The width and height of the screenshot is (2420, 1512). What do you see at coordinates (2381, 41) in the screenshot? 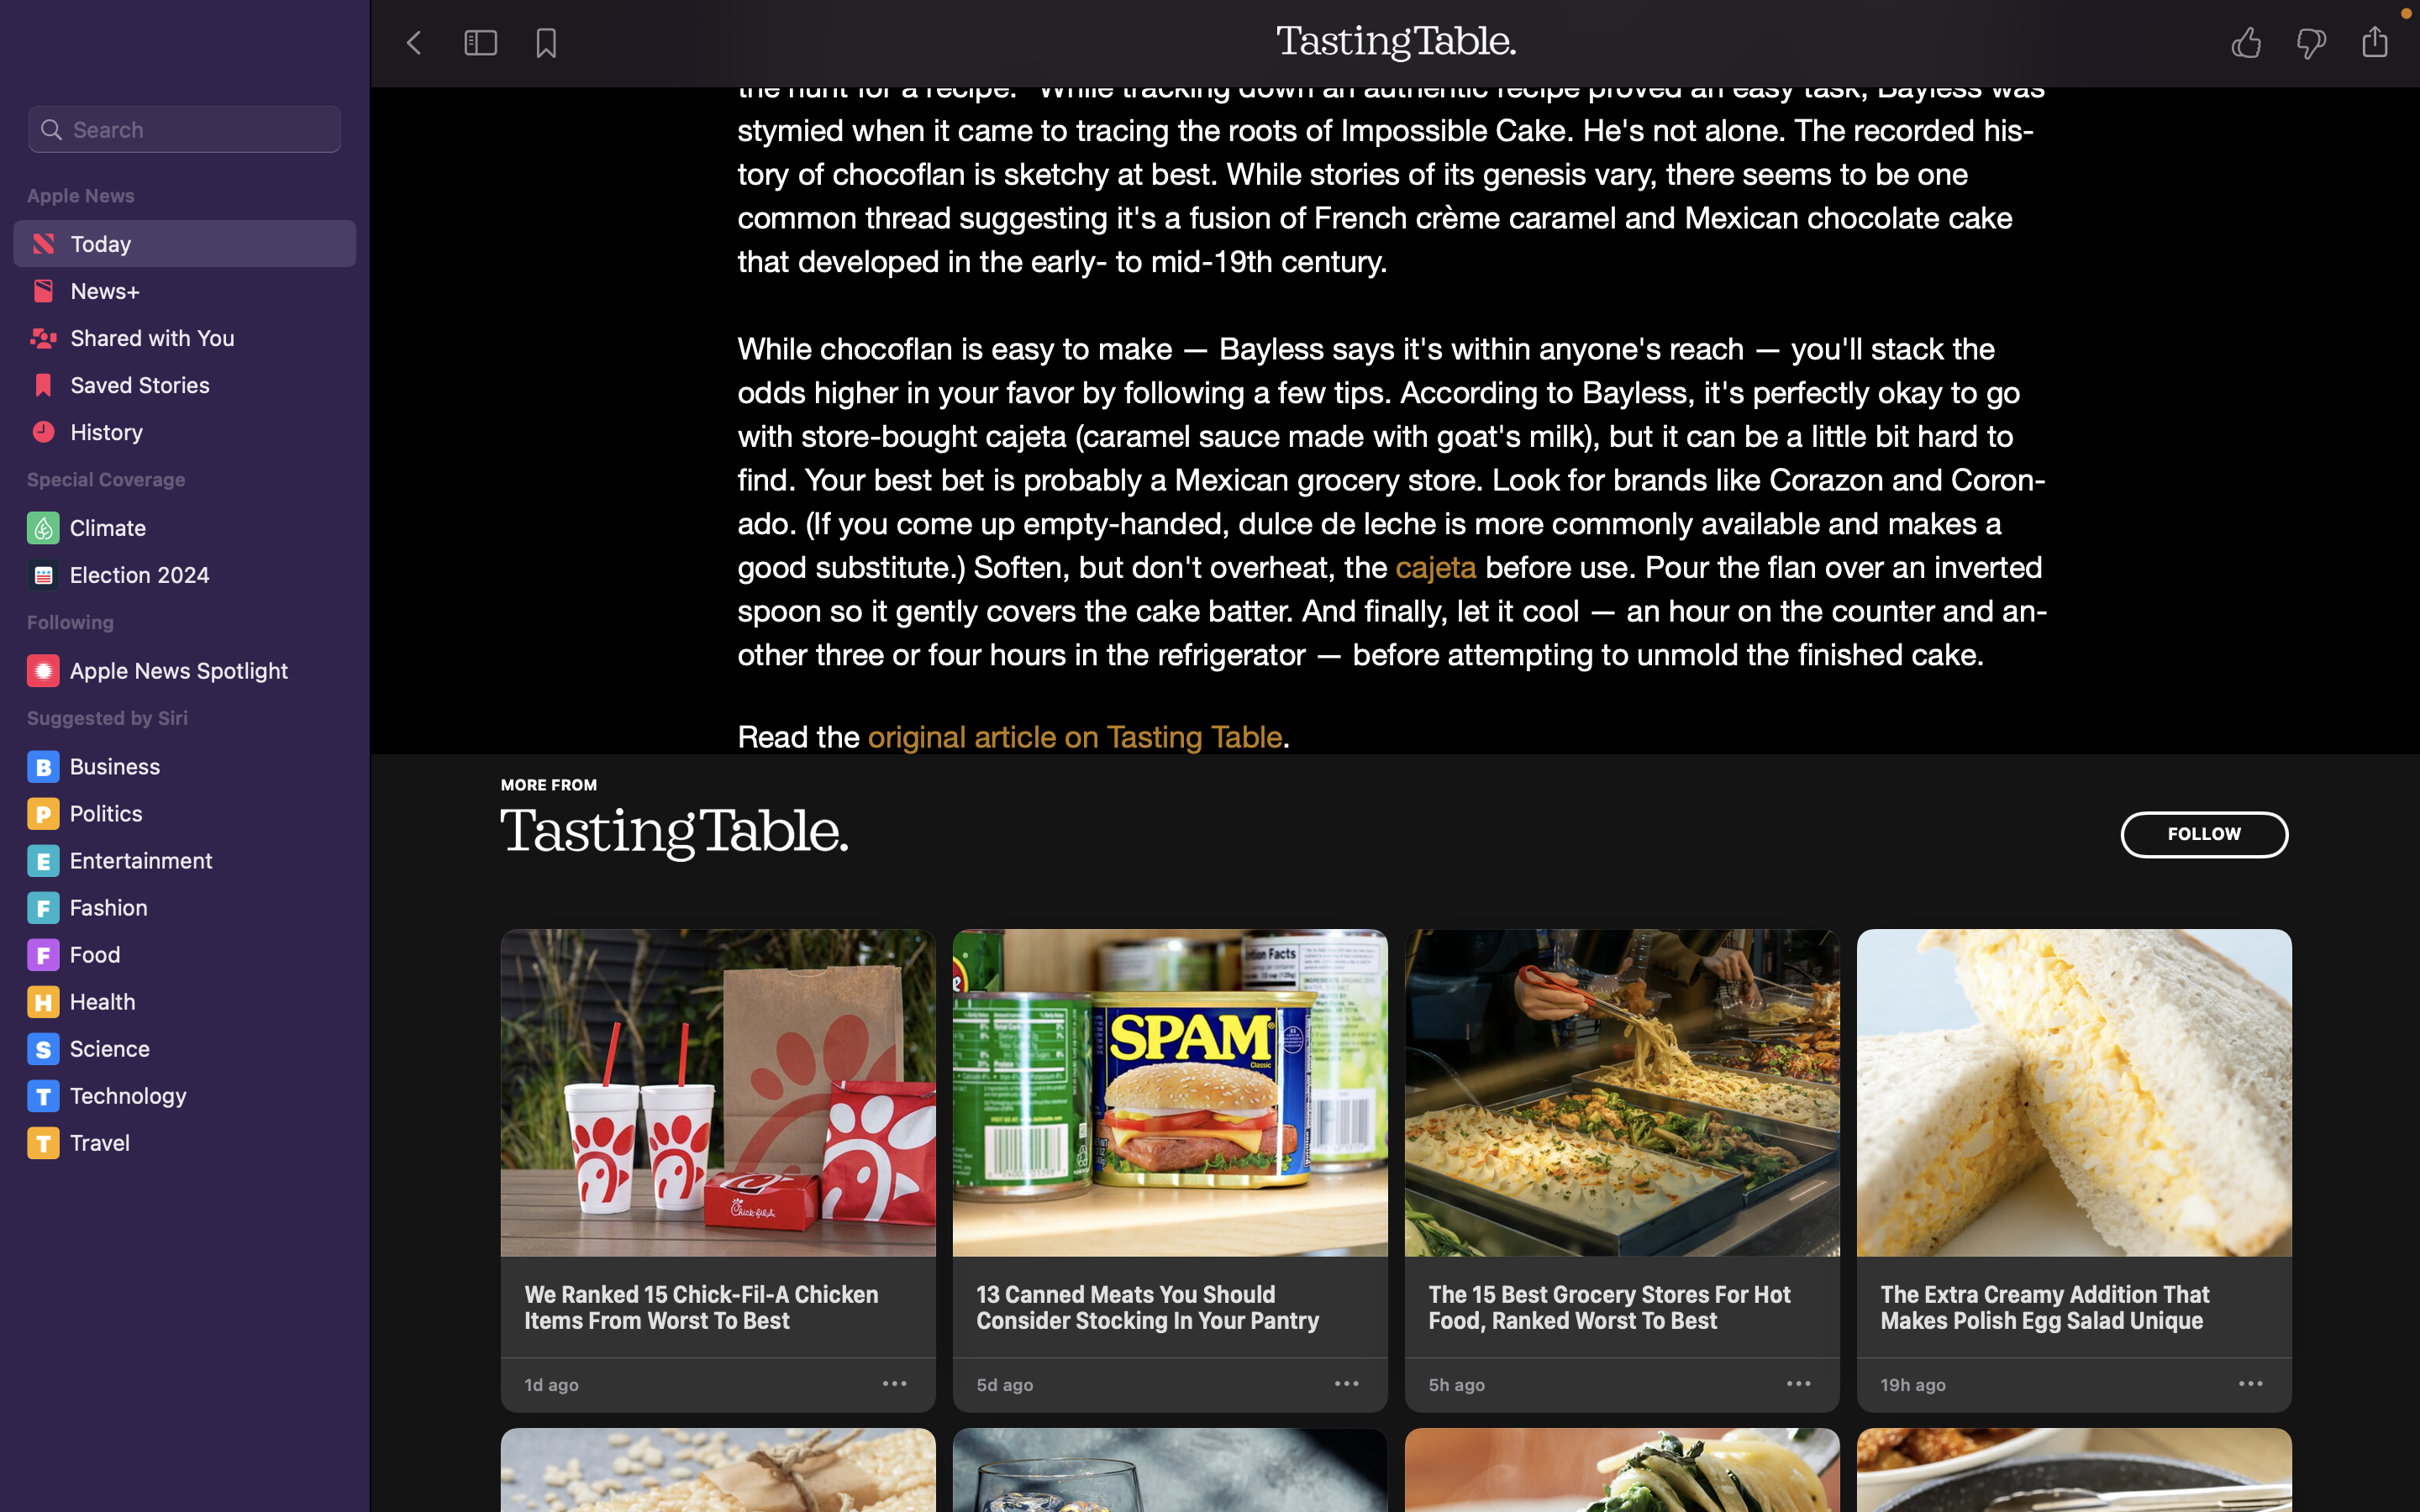
I see `Distribute this current tale to Twitter` at bounding box center [2381, 41].